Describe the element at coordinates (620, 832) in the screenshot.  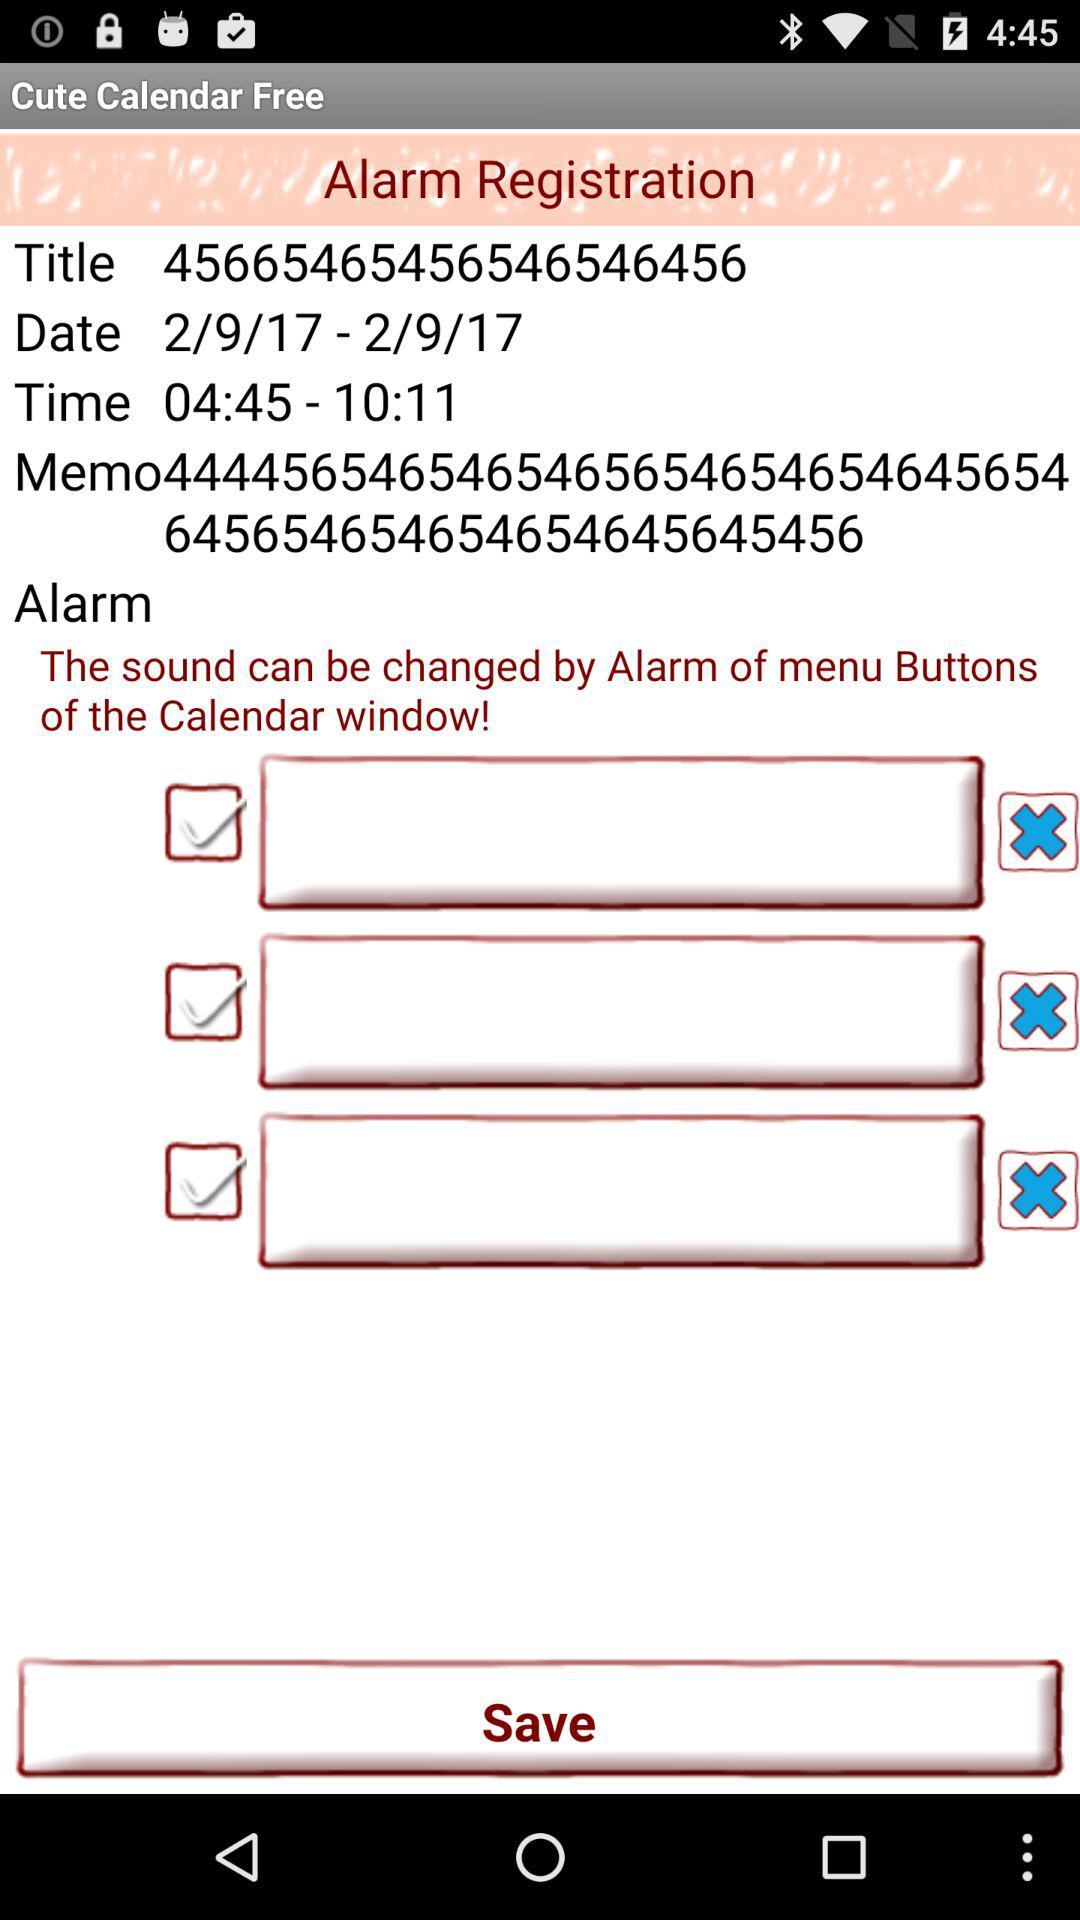
I see `the first text field` at that location.